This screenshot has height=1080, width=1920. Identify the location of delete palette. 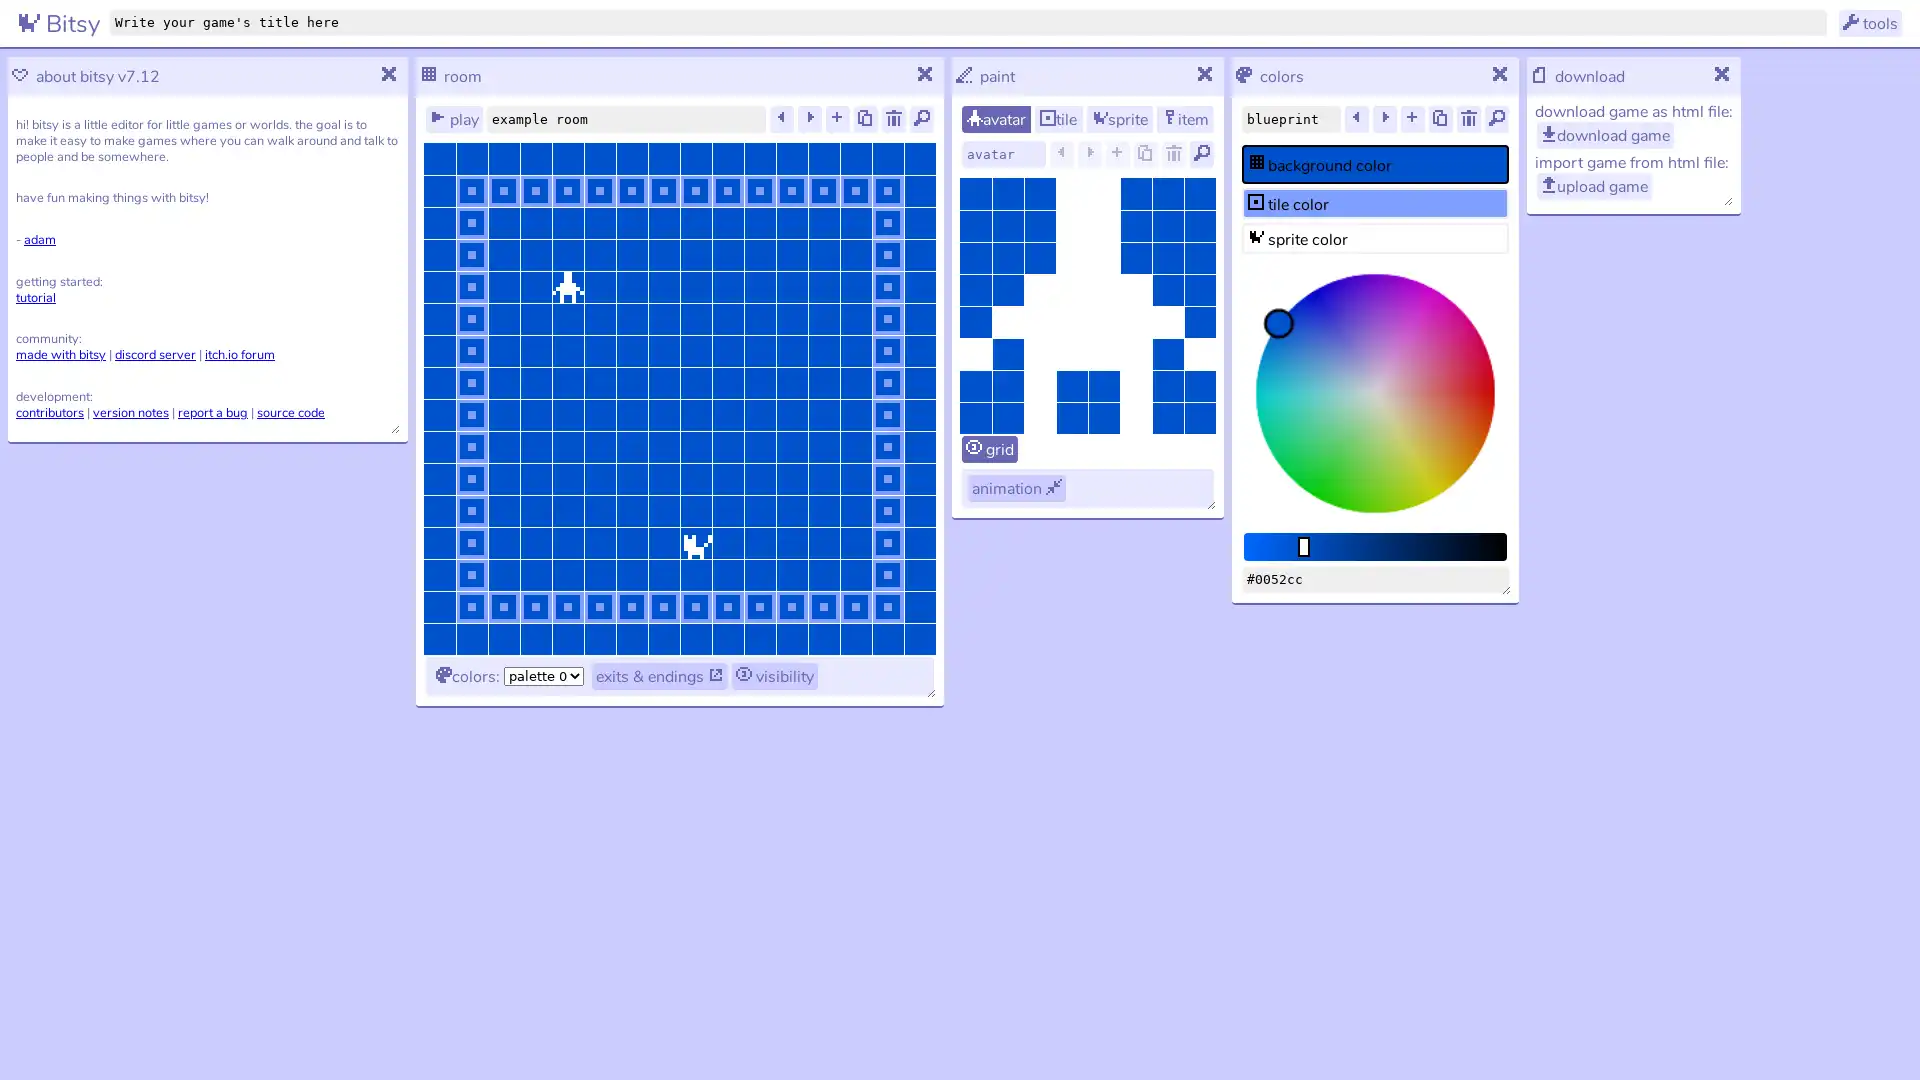
(1468, 119).